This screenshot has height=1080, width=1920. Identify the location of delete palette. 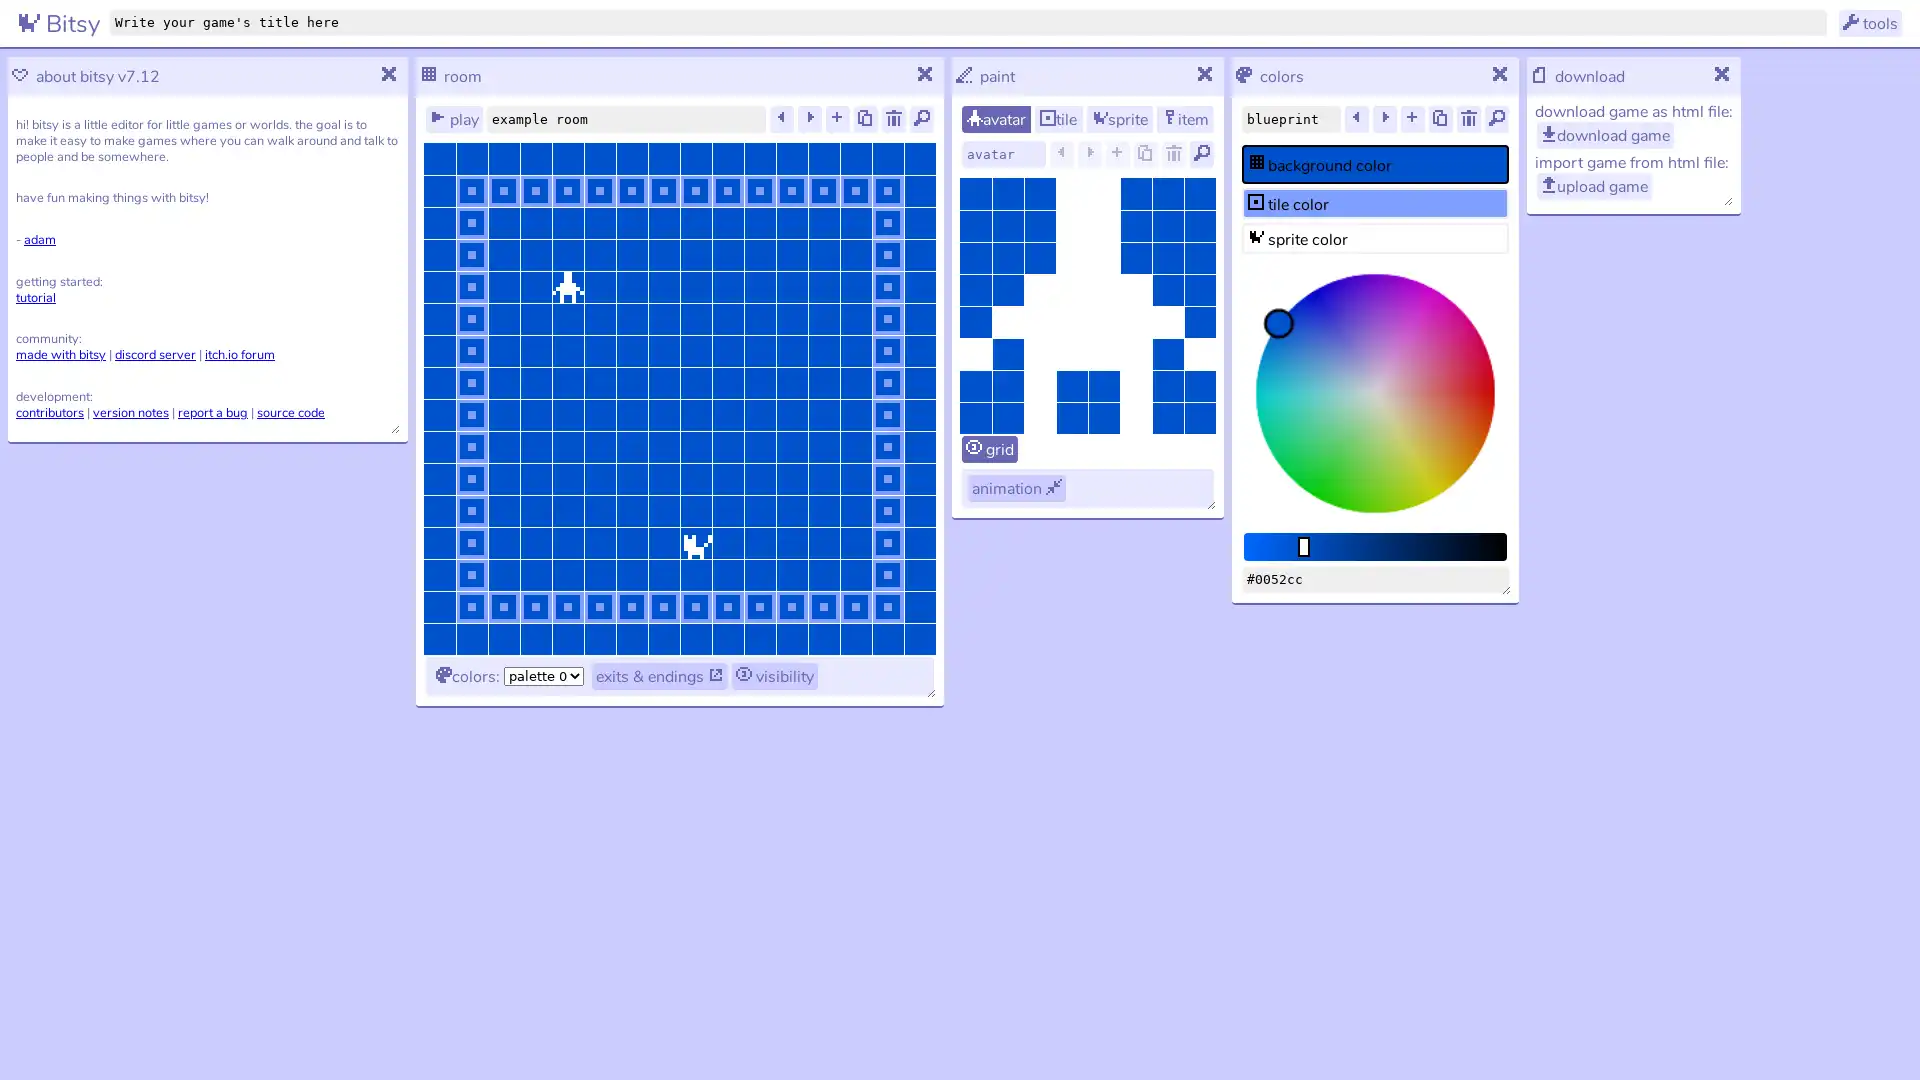
(1468, 119).